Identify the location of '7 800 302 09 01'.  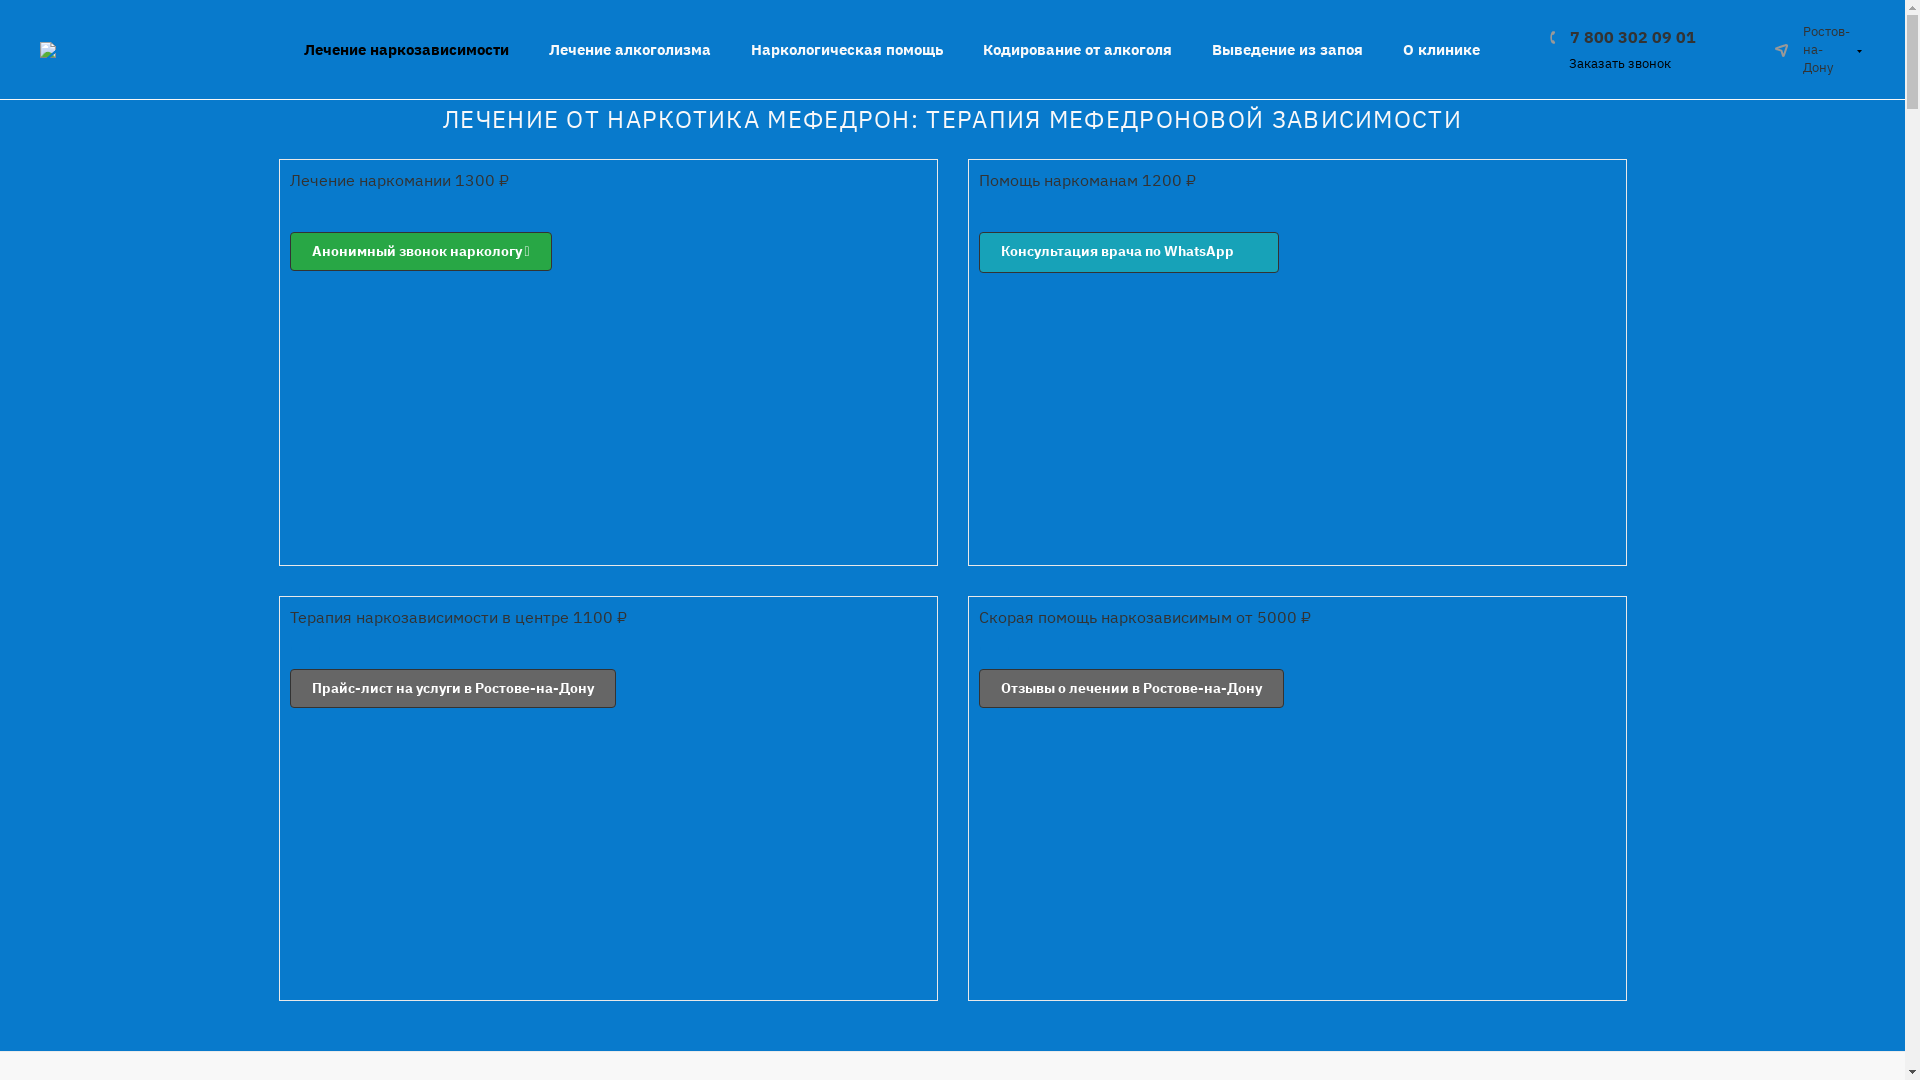
(1622, 35).